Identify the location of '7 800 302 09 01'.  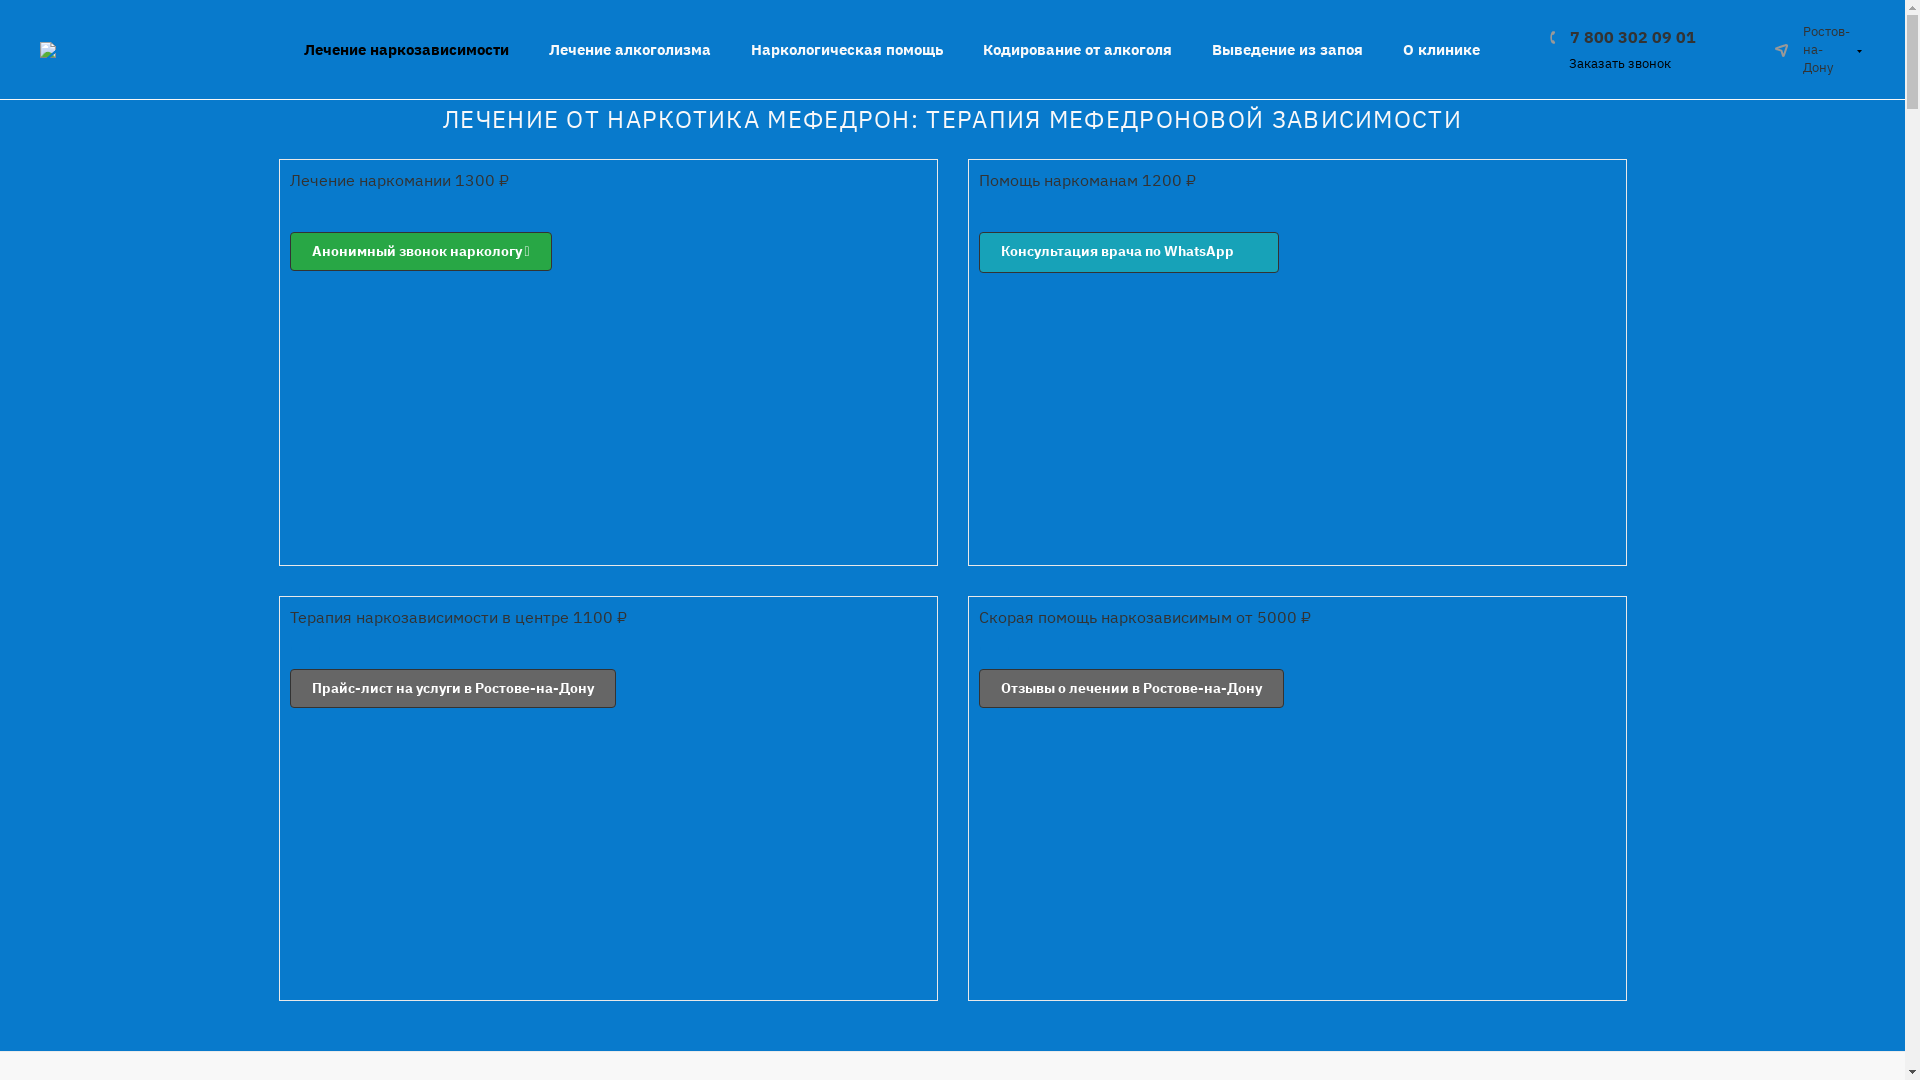
(1622, 35).